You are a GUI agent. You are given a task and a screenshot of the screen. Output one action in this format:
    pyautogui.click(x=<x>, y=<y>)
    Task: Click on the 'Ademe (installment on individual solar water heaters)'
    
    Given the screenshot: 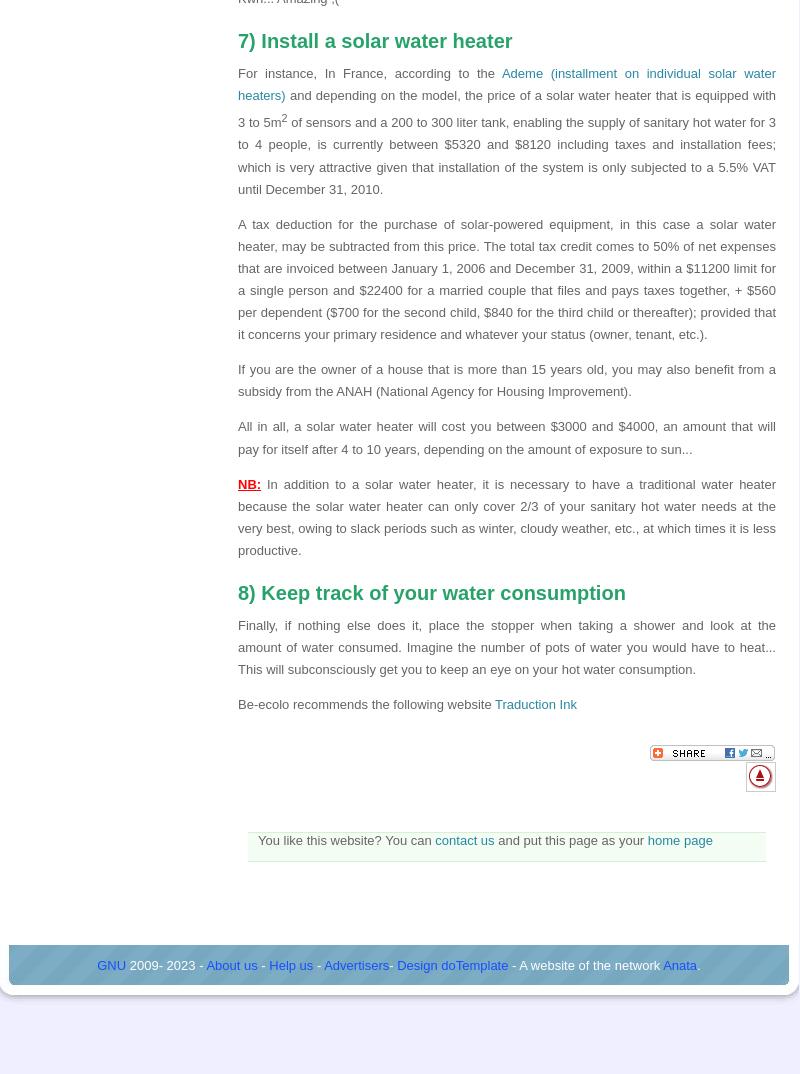 What is the action you would take?
    pyautogui.click(x=506, y=83)
    